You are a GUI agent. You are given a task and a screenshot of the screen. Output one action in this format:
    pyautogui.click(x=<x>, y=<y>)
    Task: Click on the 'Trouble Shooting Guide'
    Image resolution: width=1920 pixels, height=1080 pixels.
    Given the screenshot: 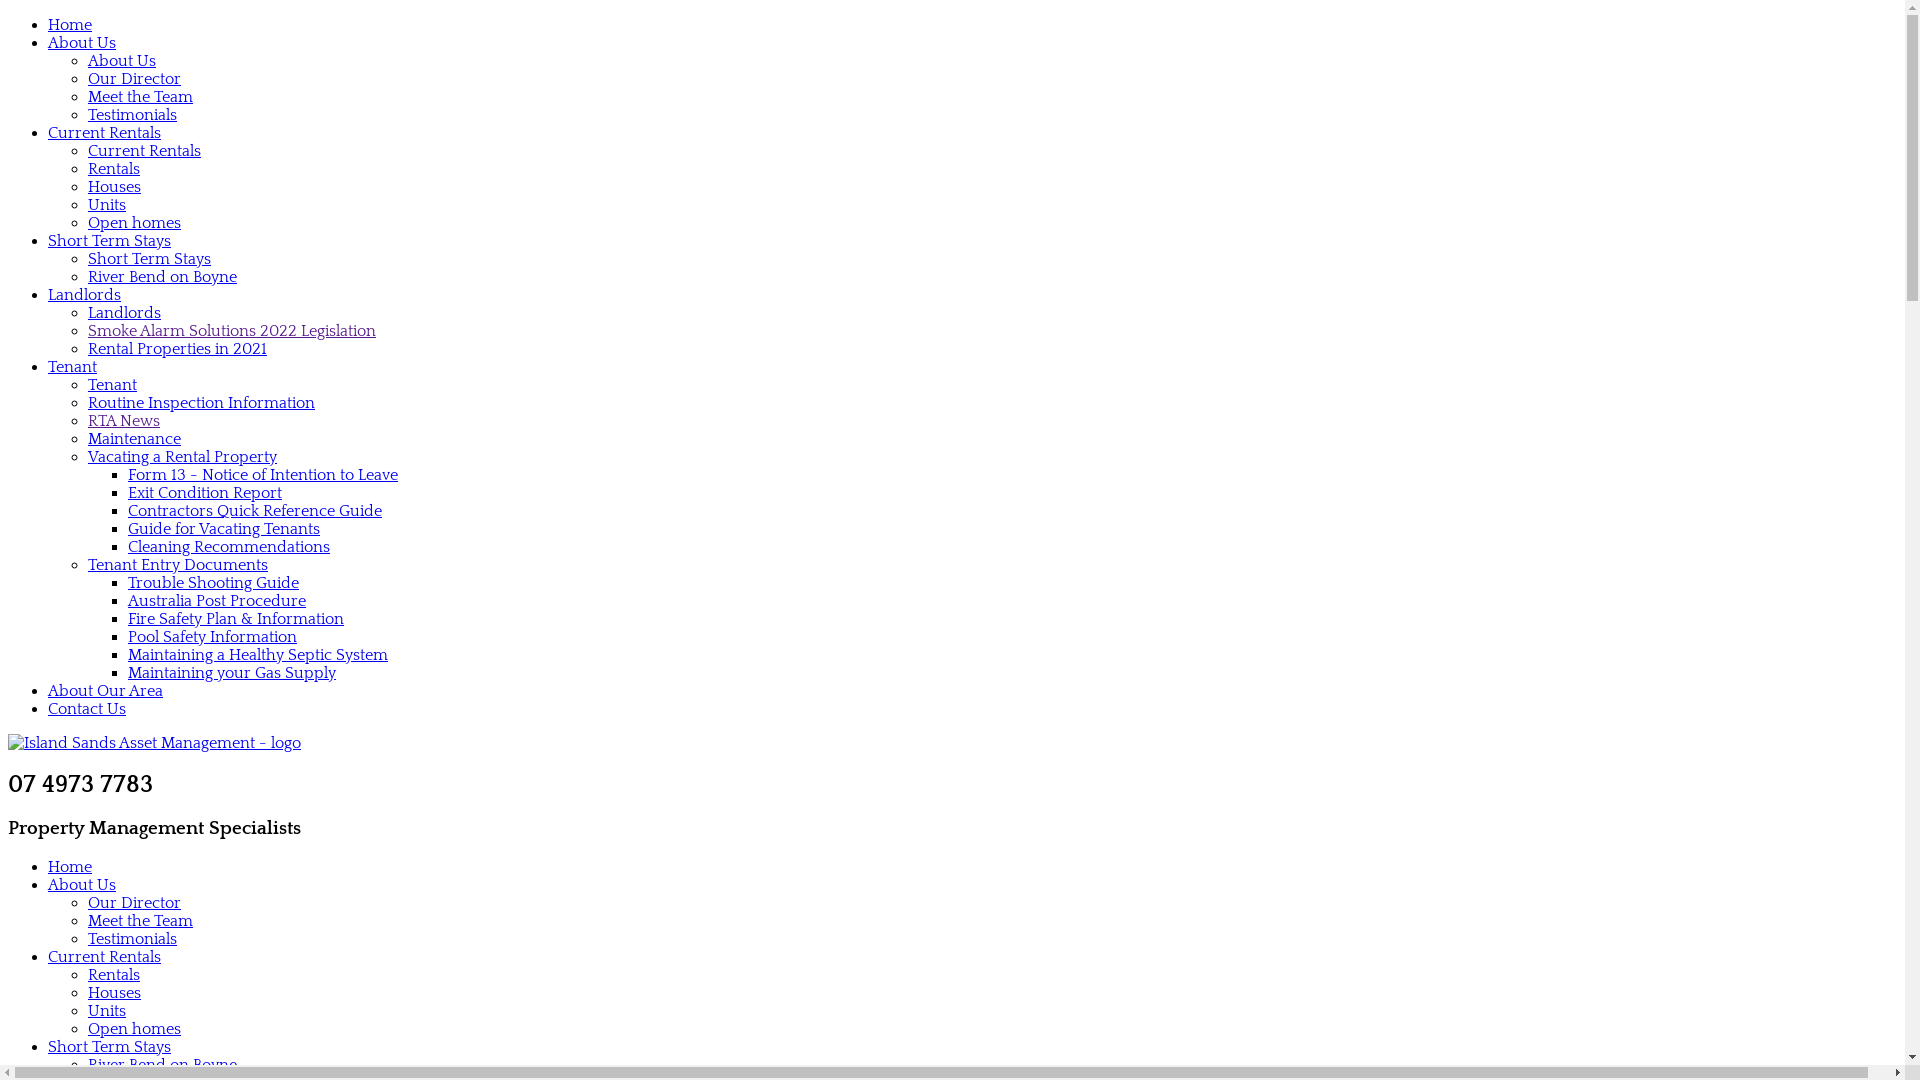 What is the action you would take?
    pyautogui.click(x=213, y=582)
    